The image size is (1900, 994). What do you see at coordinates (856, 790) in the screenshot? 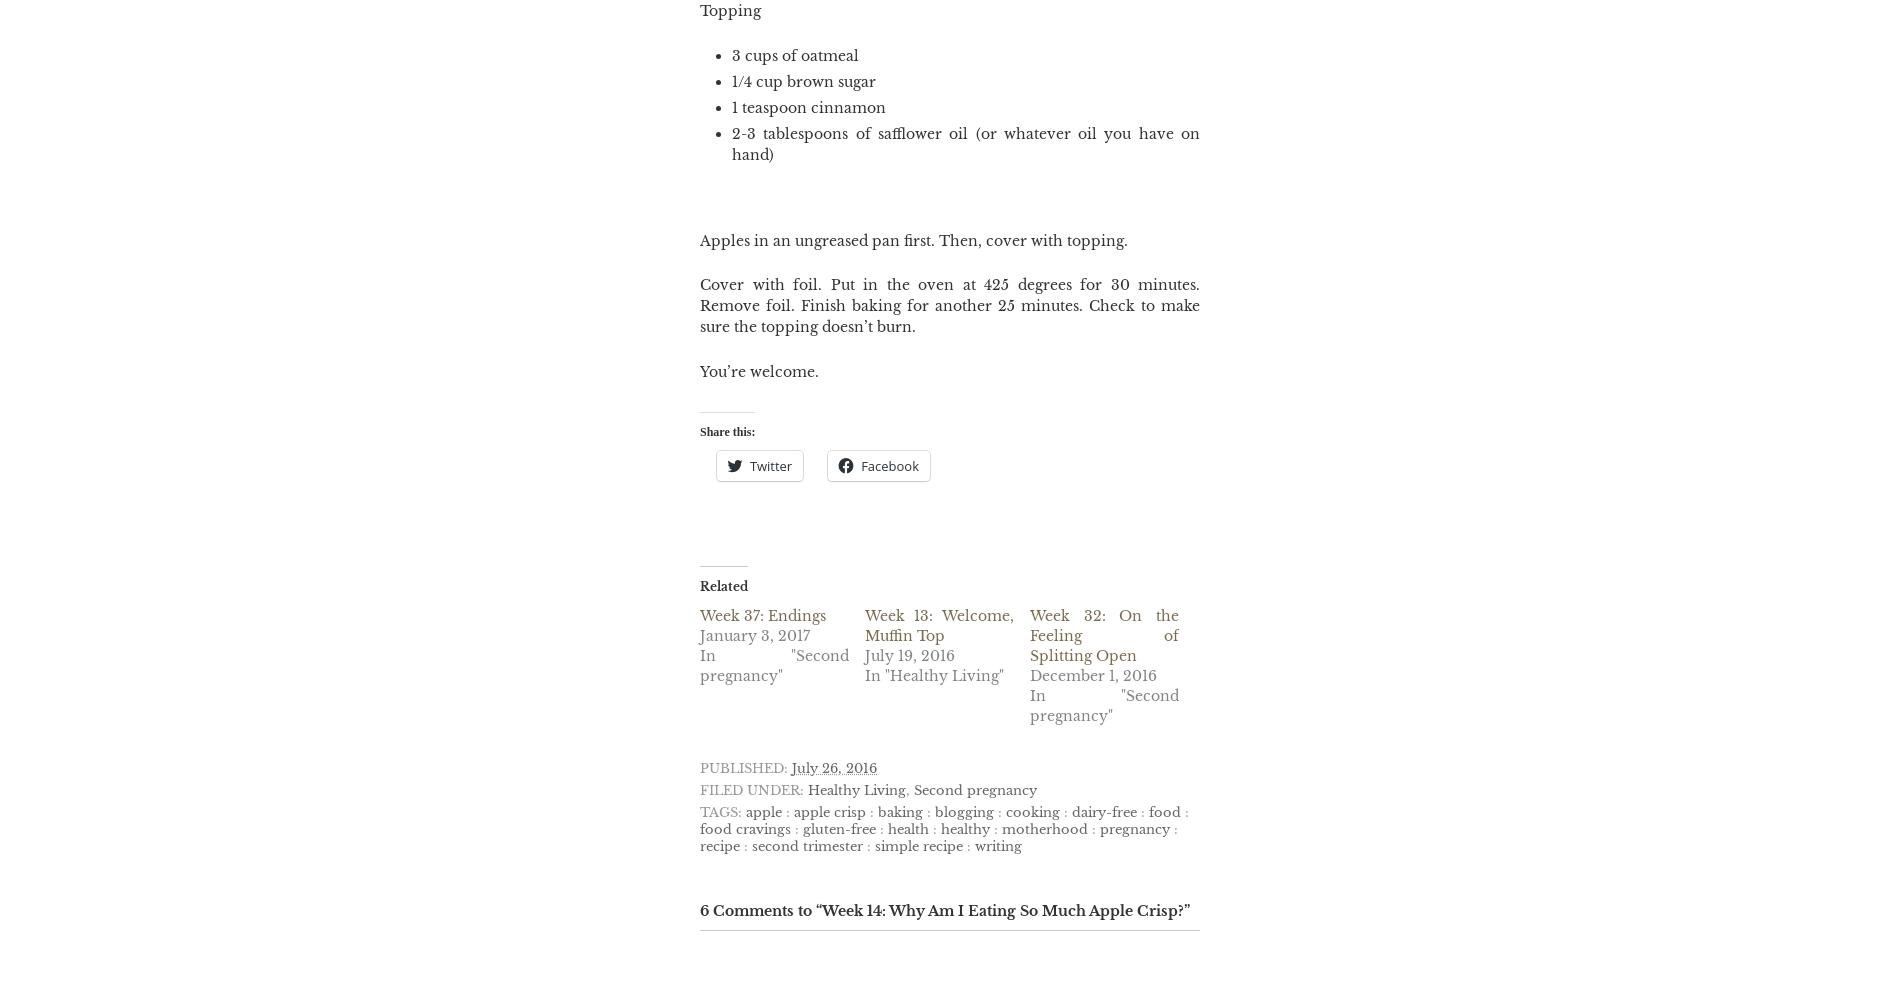
I see `'Healthy Living'` at bounding box center [856, 790].